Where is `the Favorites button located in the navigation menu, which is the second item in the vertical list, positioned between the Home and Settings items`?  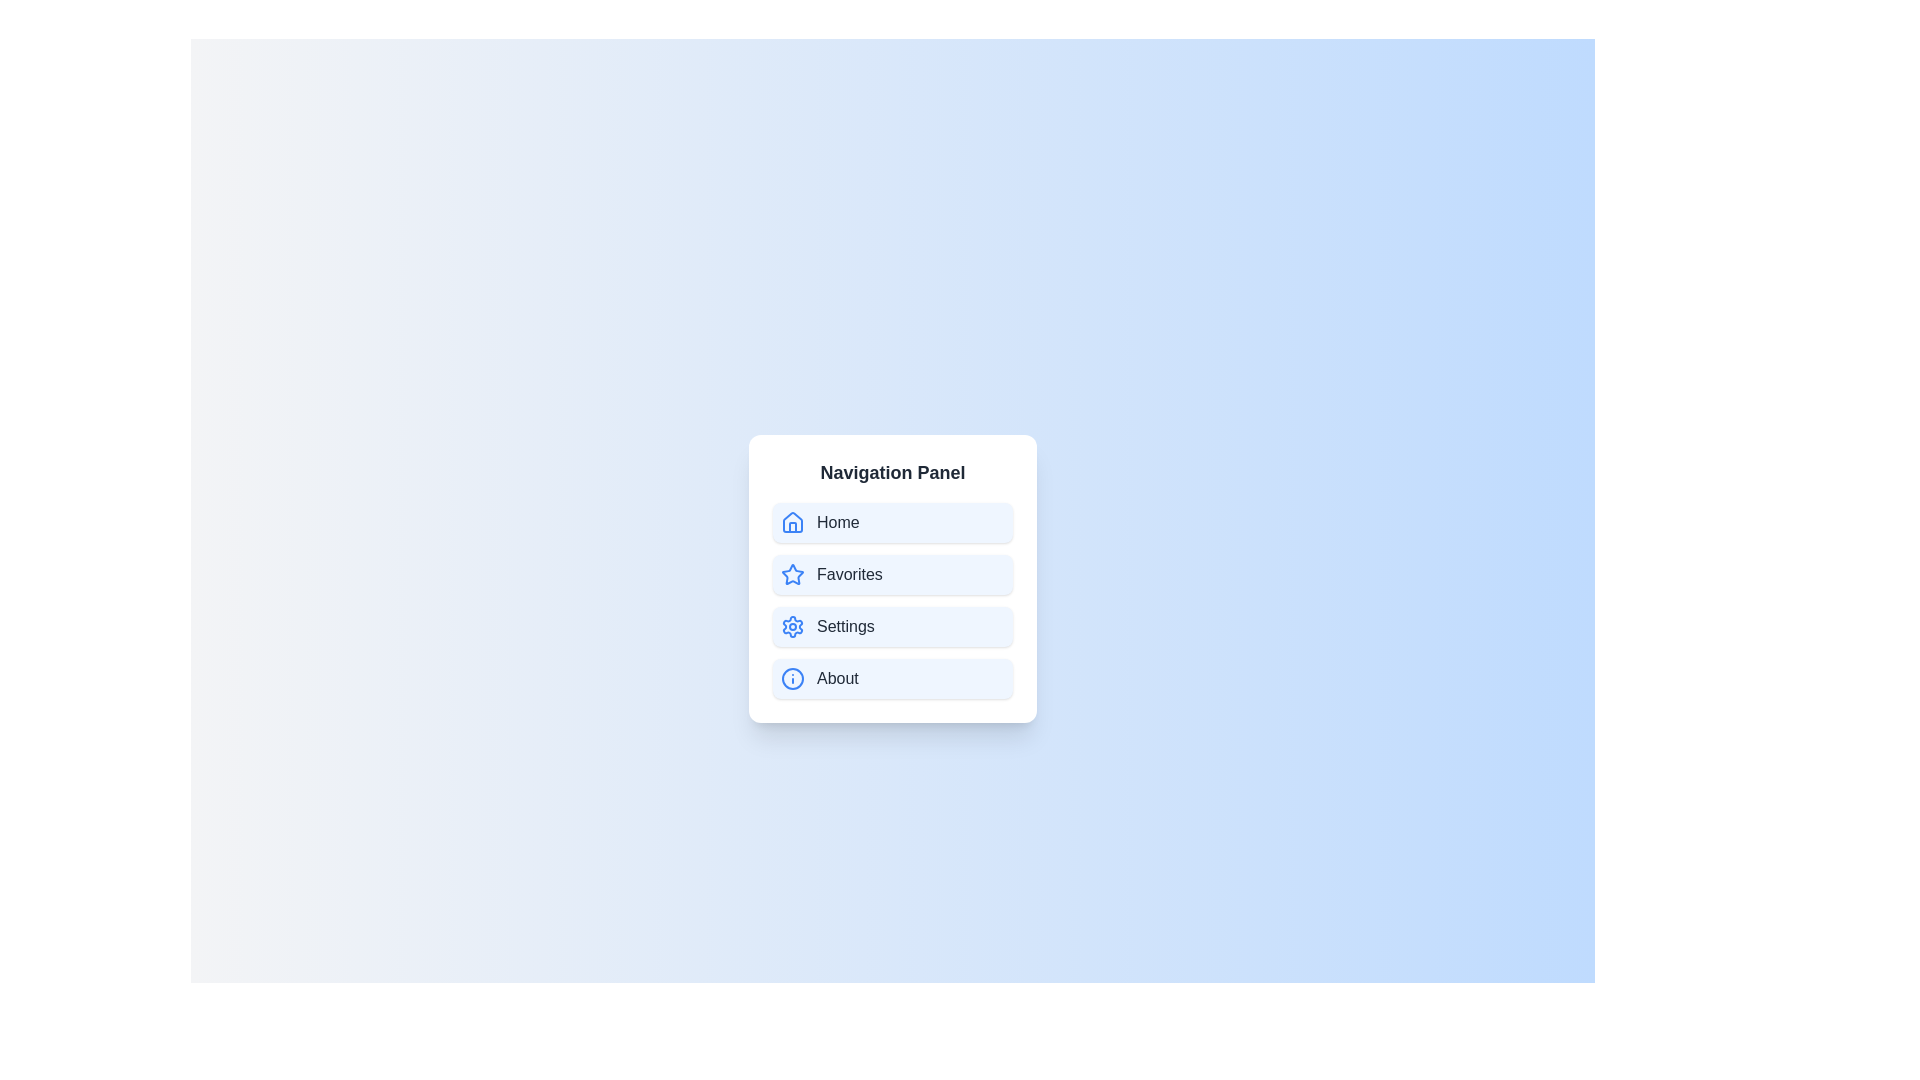 the Favorites button located in the navigation menu, which is the second item in the vertical list, positioned between the Home and Settings items is located at coordinates (891, 574).